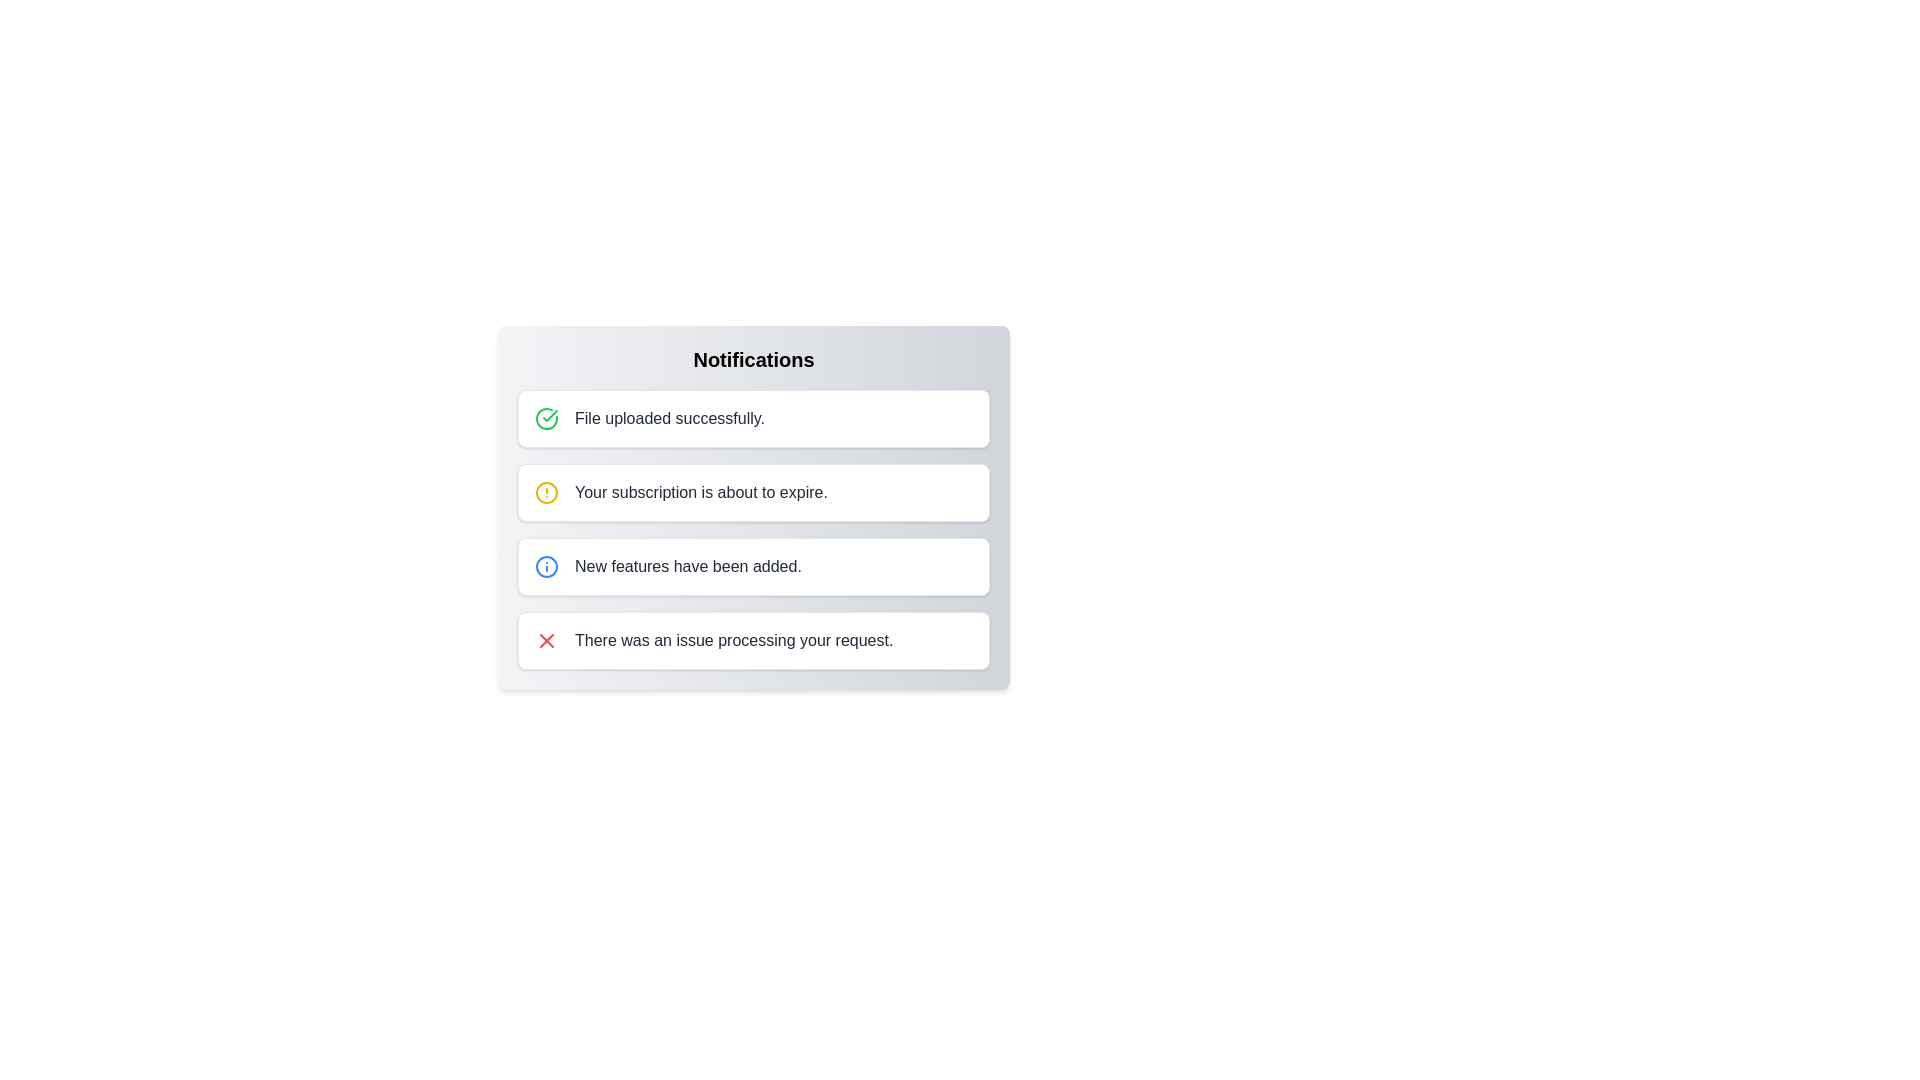  What do you see at coordinates (733, 640) in the screenshot?
I see `the static text element that serves as an alert description in the fourth notification box under the 'Notifications' heading` at bounding box center [733, 640].